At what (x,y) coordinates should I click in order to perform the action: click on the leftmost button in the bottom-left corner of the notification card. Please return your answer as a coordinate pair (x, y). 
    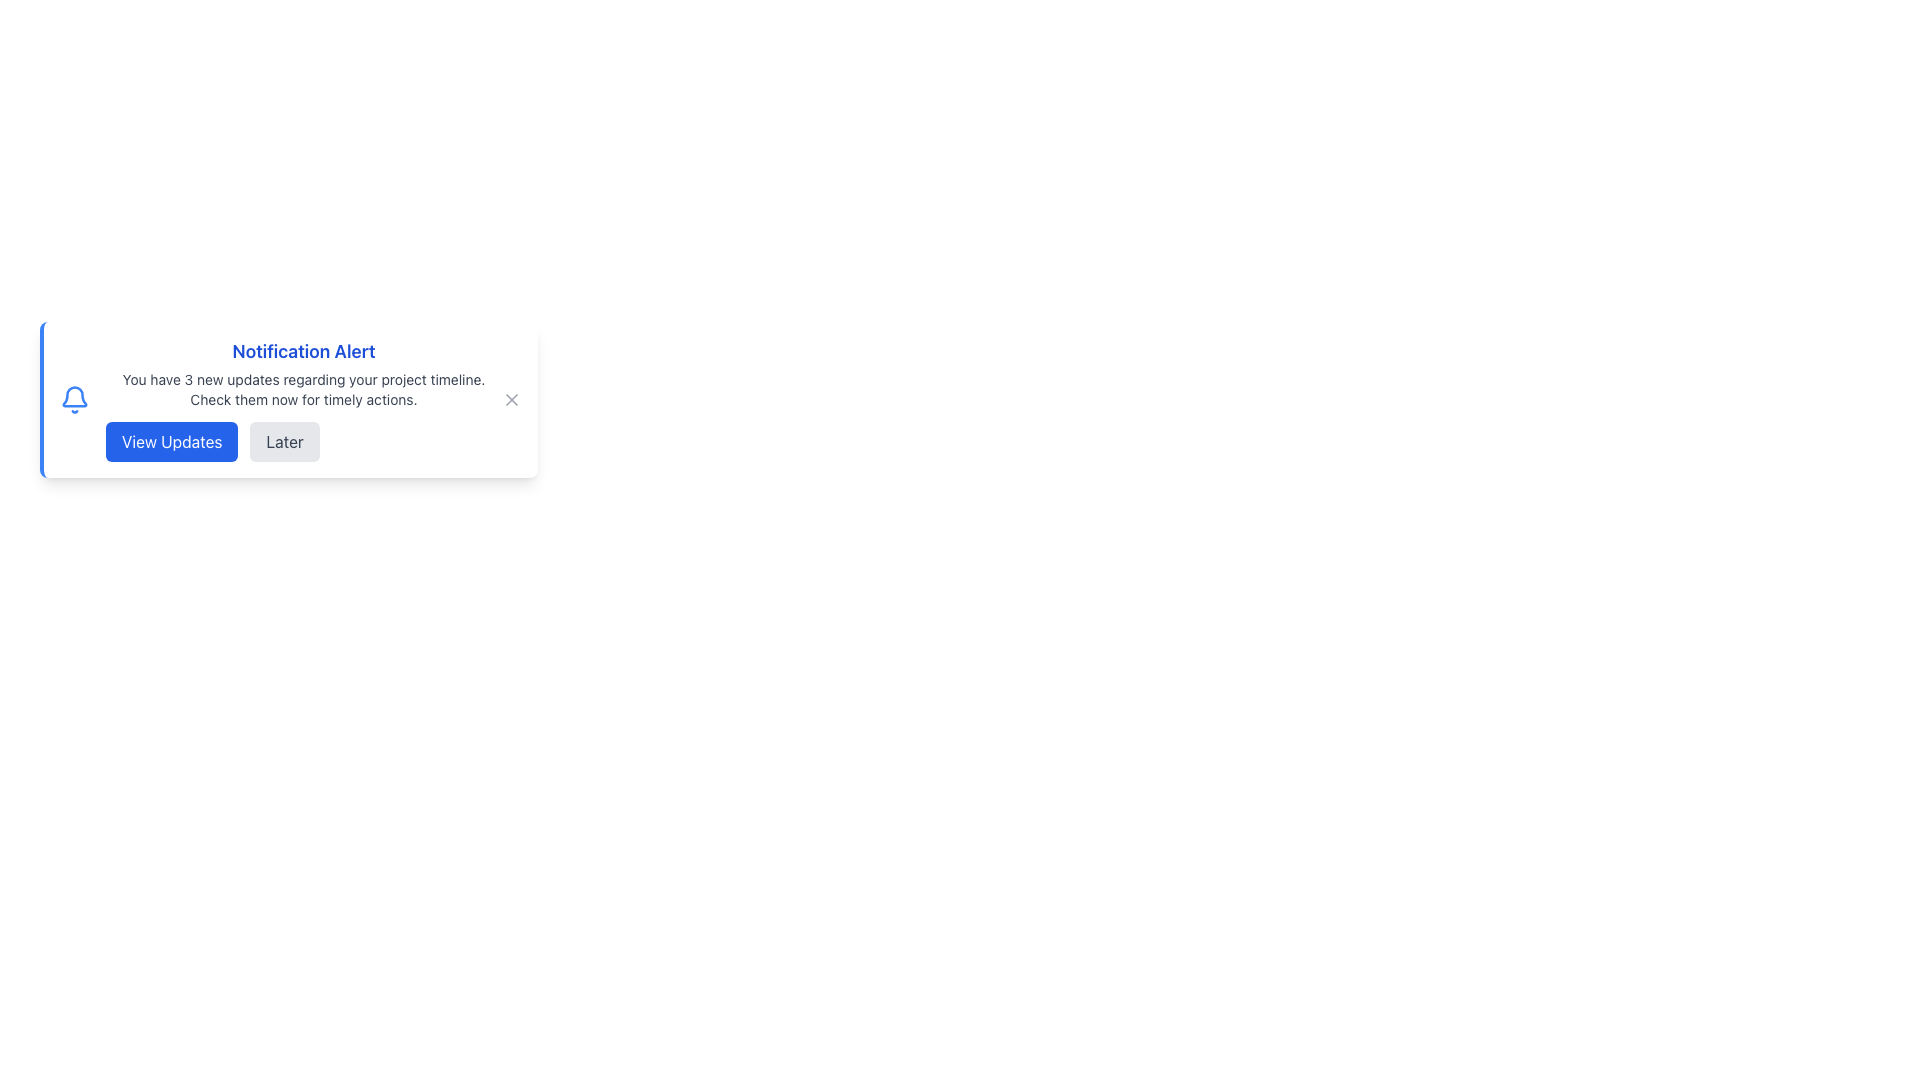
    Looking at the image, I should click on (172, 441).